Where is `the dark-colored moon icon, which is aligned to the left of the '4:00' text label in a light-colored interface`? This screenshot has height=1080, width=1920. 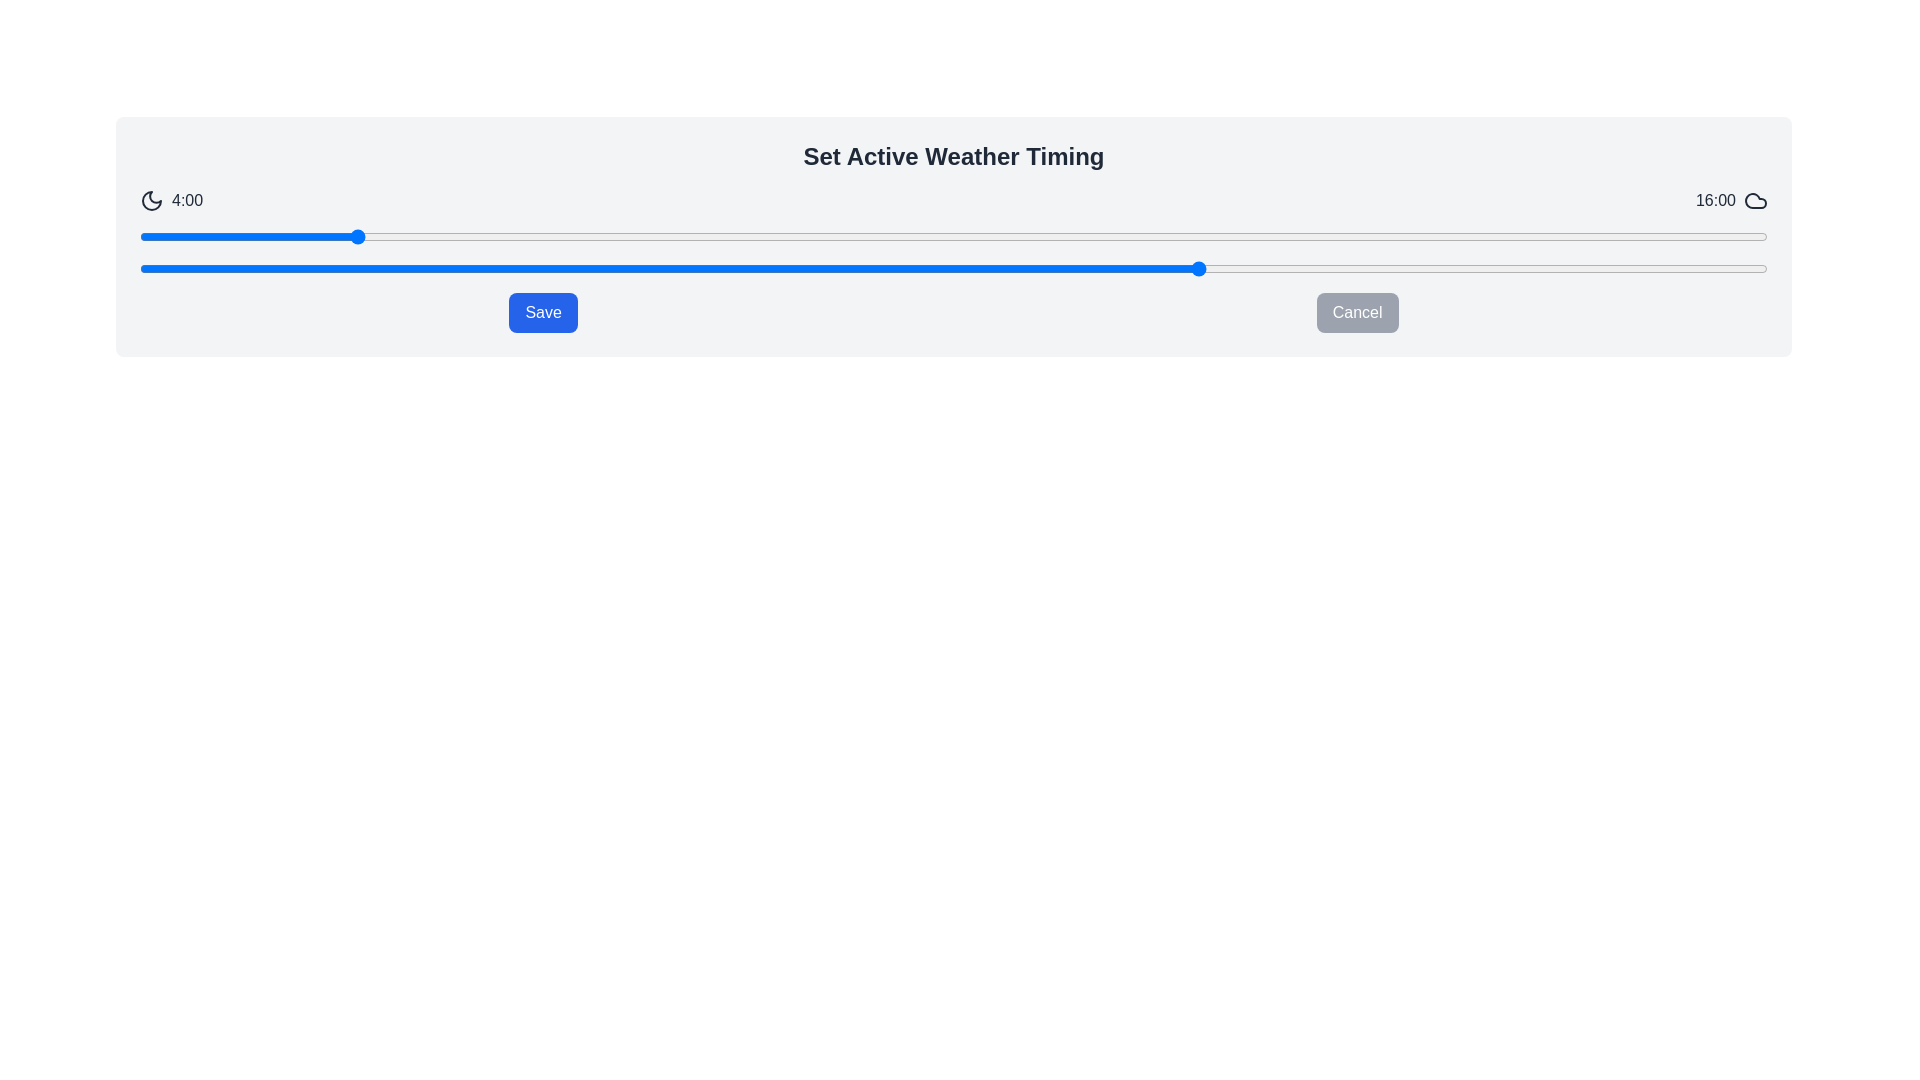 the dark-colored moon icon, which is aligned to the left of the '4:00' text label in a light-colored interface is located at coordinates (151, 200).